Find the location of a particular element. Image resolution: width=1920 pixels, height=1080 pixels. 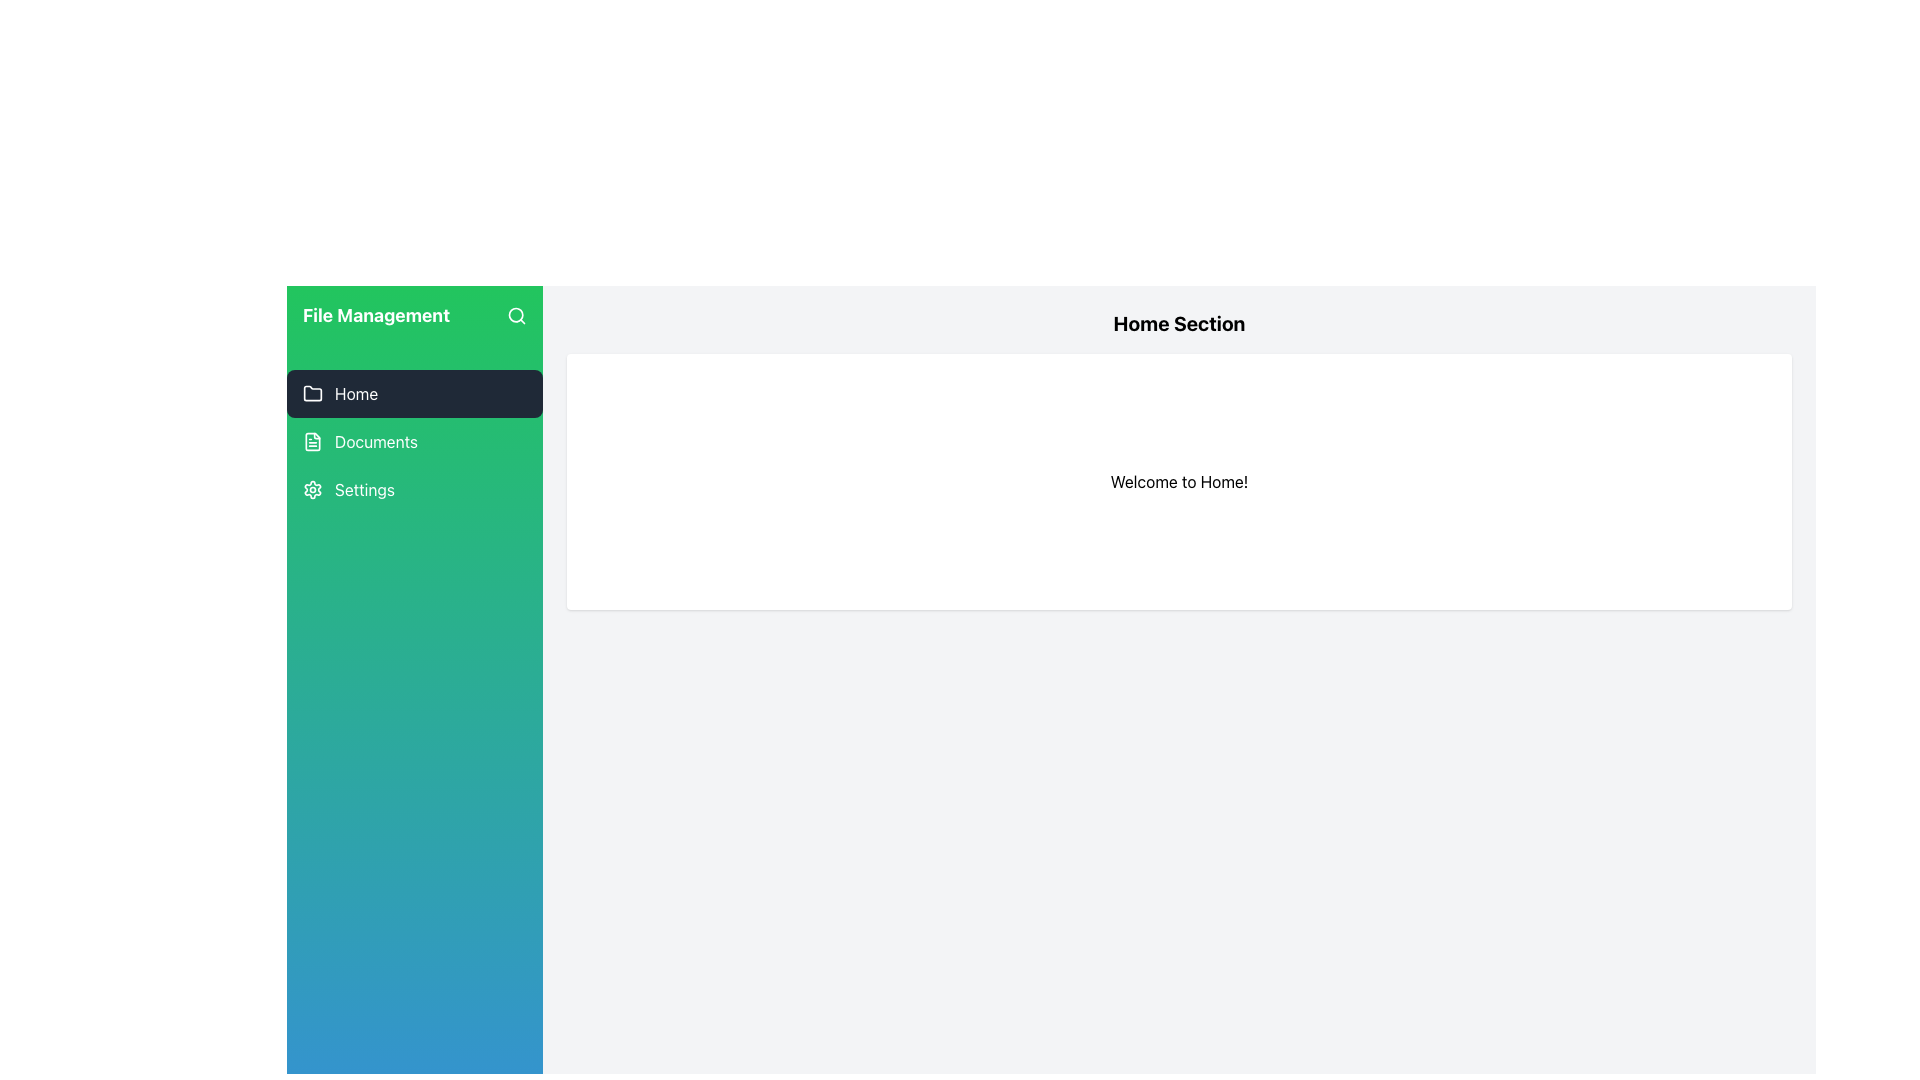

the circle element of the search icon located in the top right corner of the green sidebar labeled 'File Management' is located at coordinates (516, 315).